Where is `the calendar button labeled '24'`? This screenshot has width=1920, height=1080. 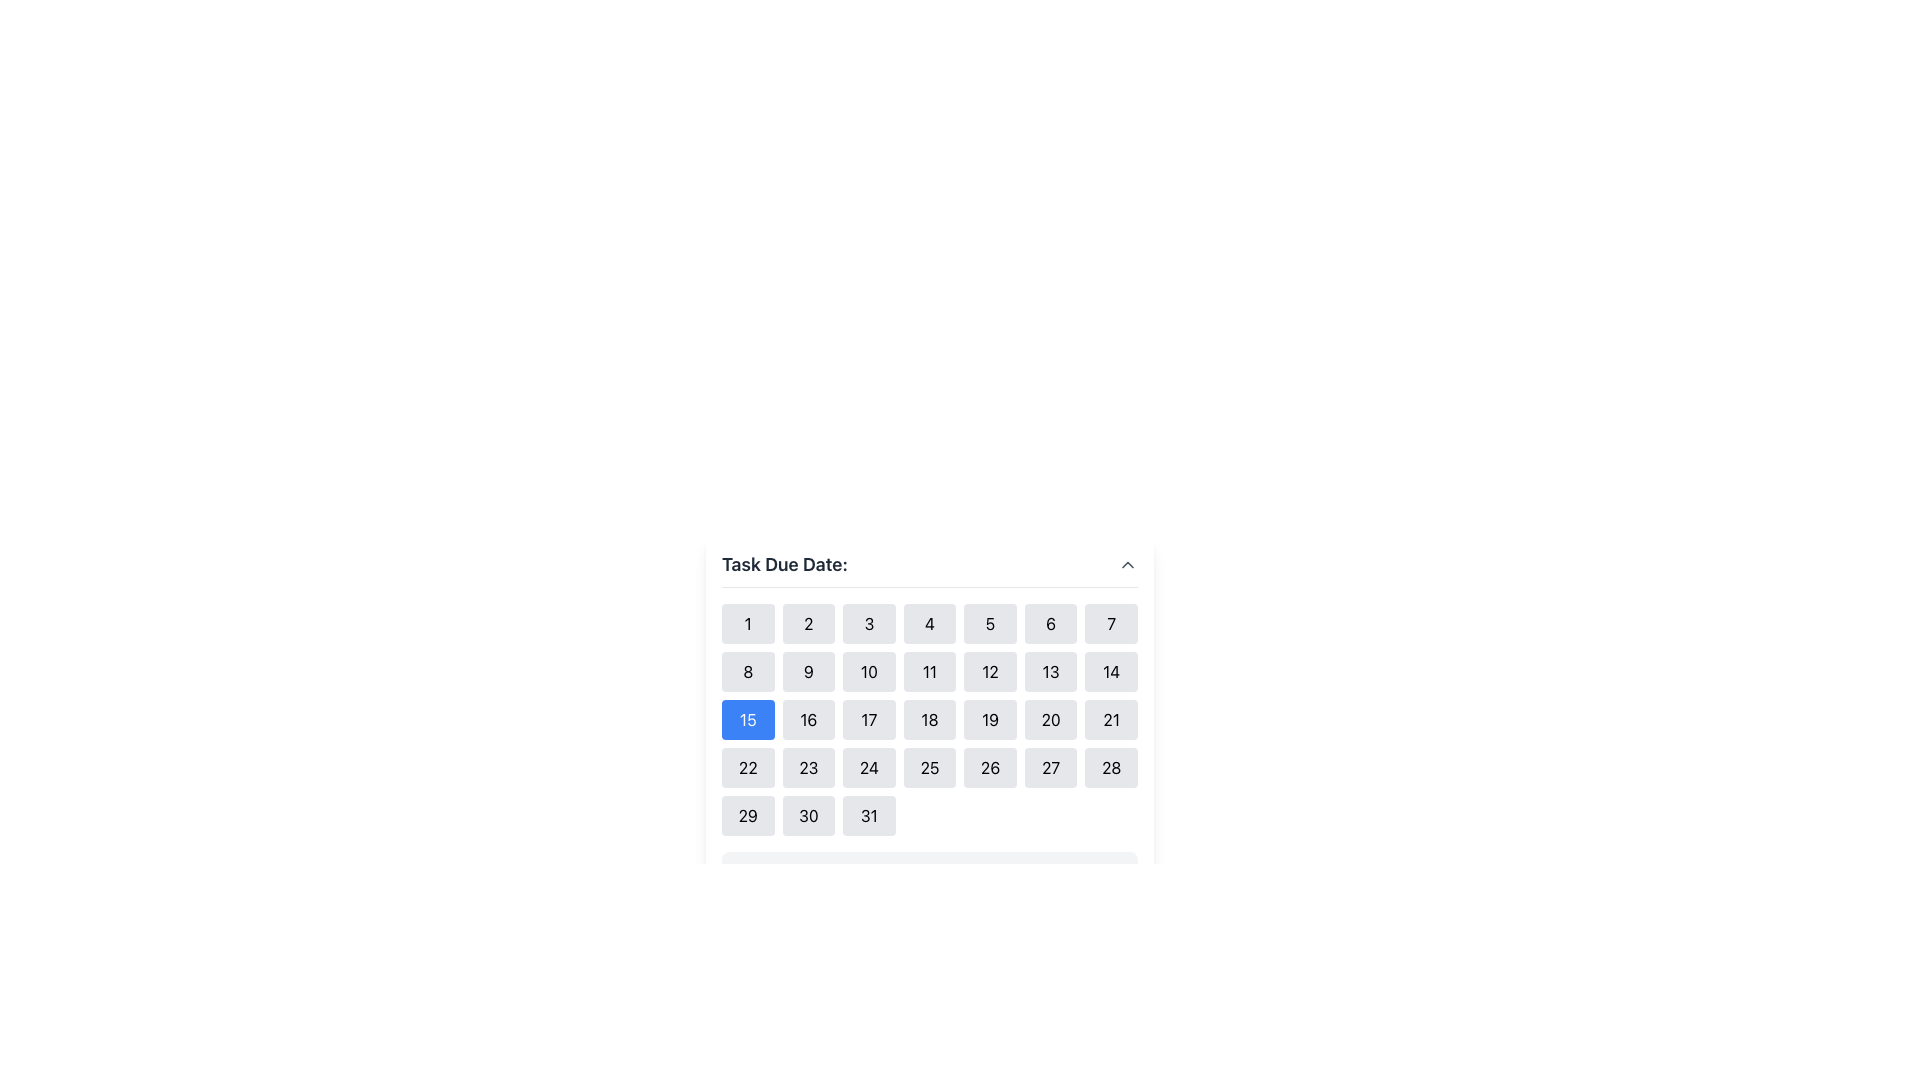
the calendar button labeled '24' is located at coordinates (869, 766).